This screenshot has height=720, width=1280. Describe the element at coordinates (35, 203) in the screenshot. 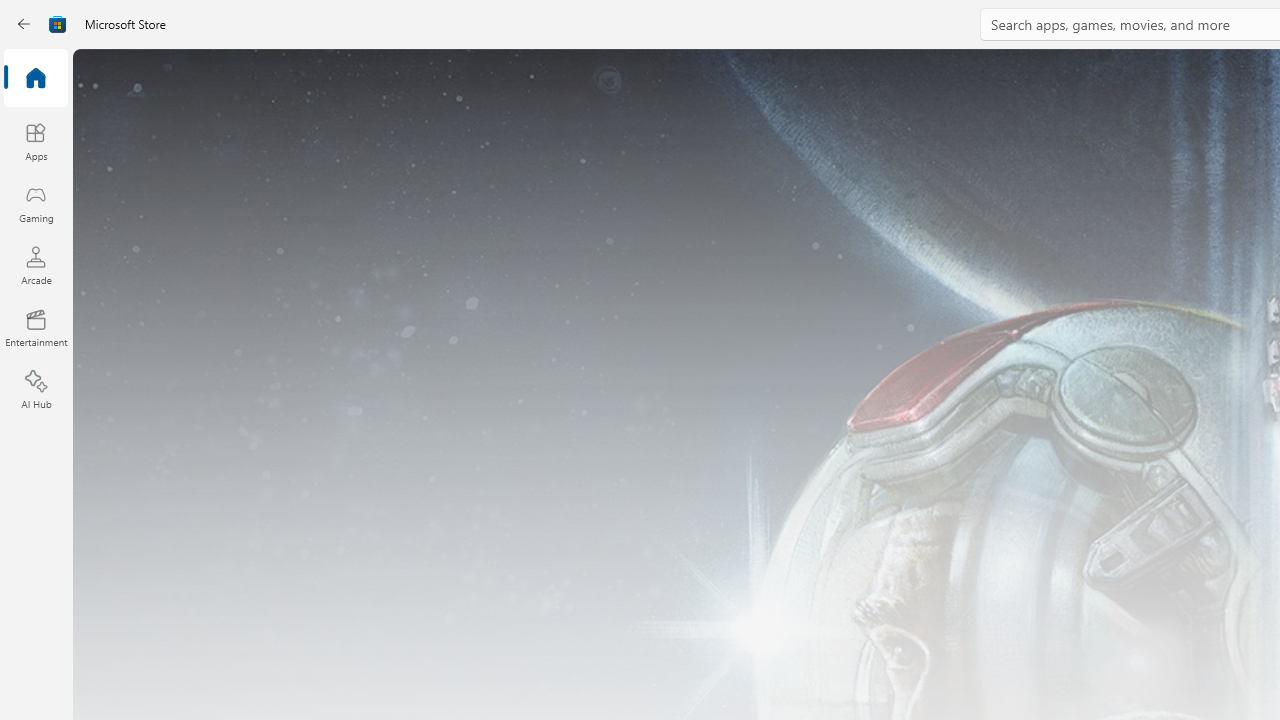

I see `'Gaming'` at that location.